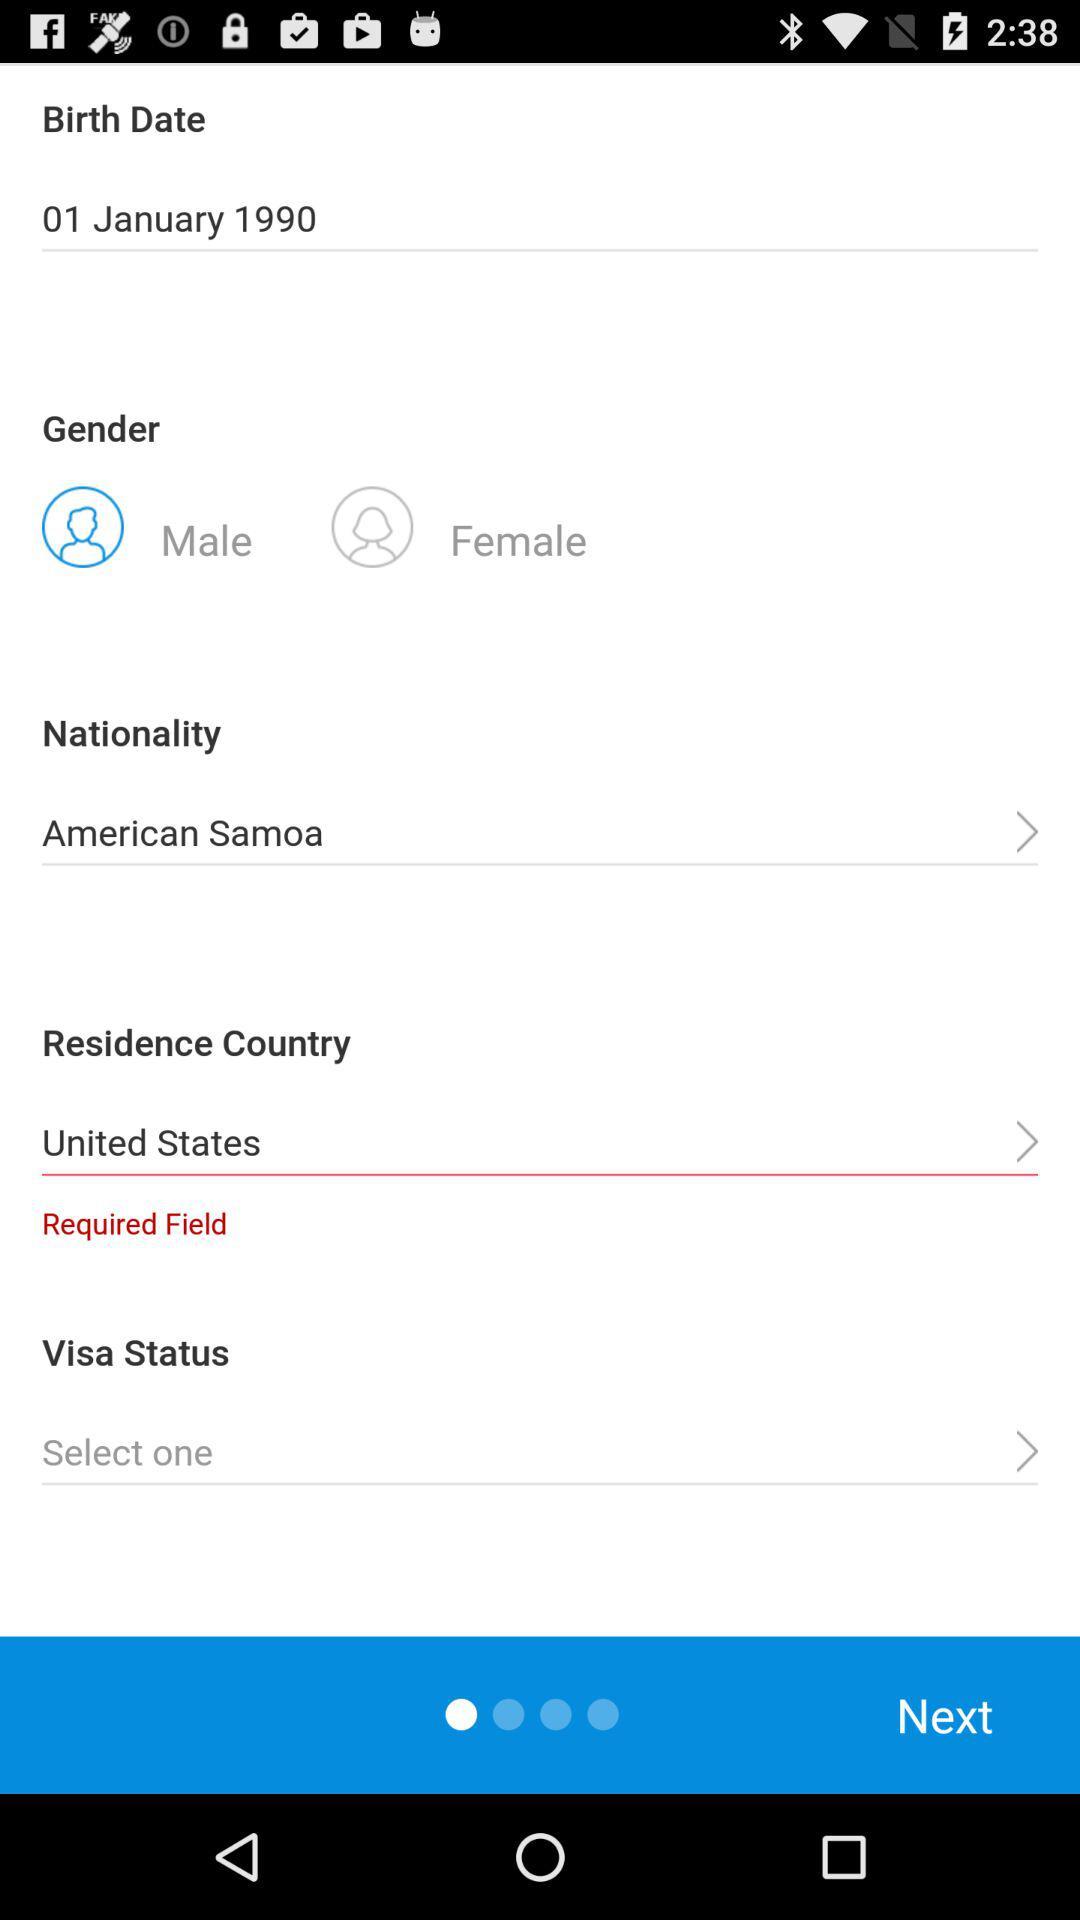 The width and height of the screenshot is (1080, 1920). What do you see at coordinates (146, 525) in the screenshot?
I see `the item next to the female icon` at bounding box center [146, 525].